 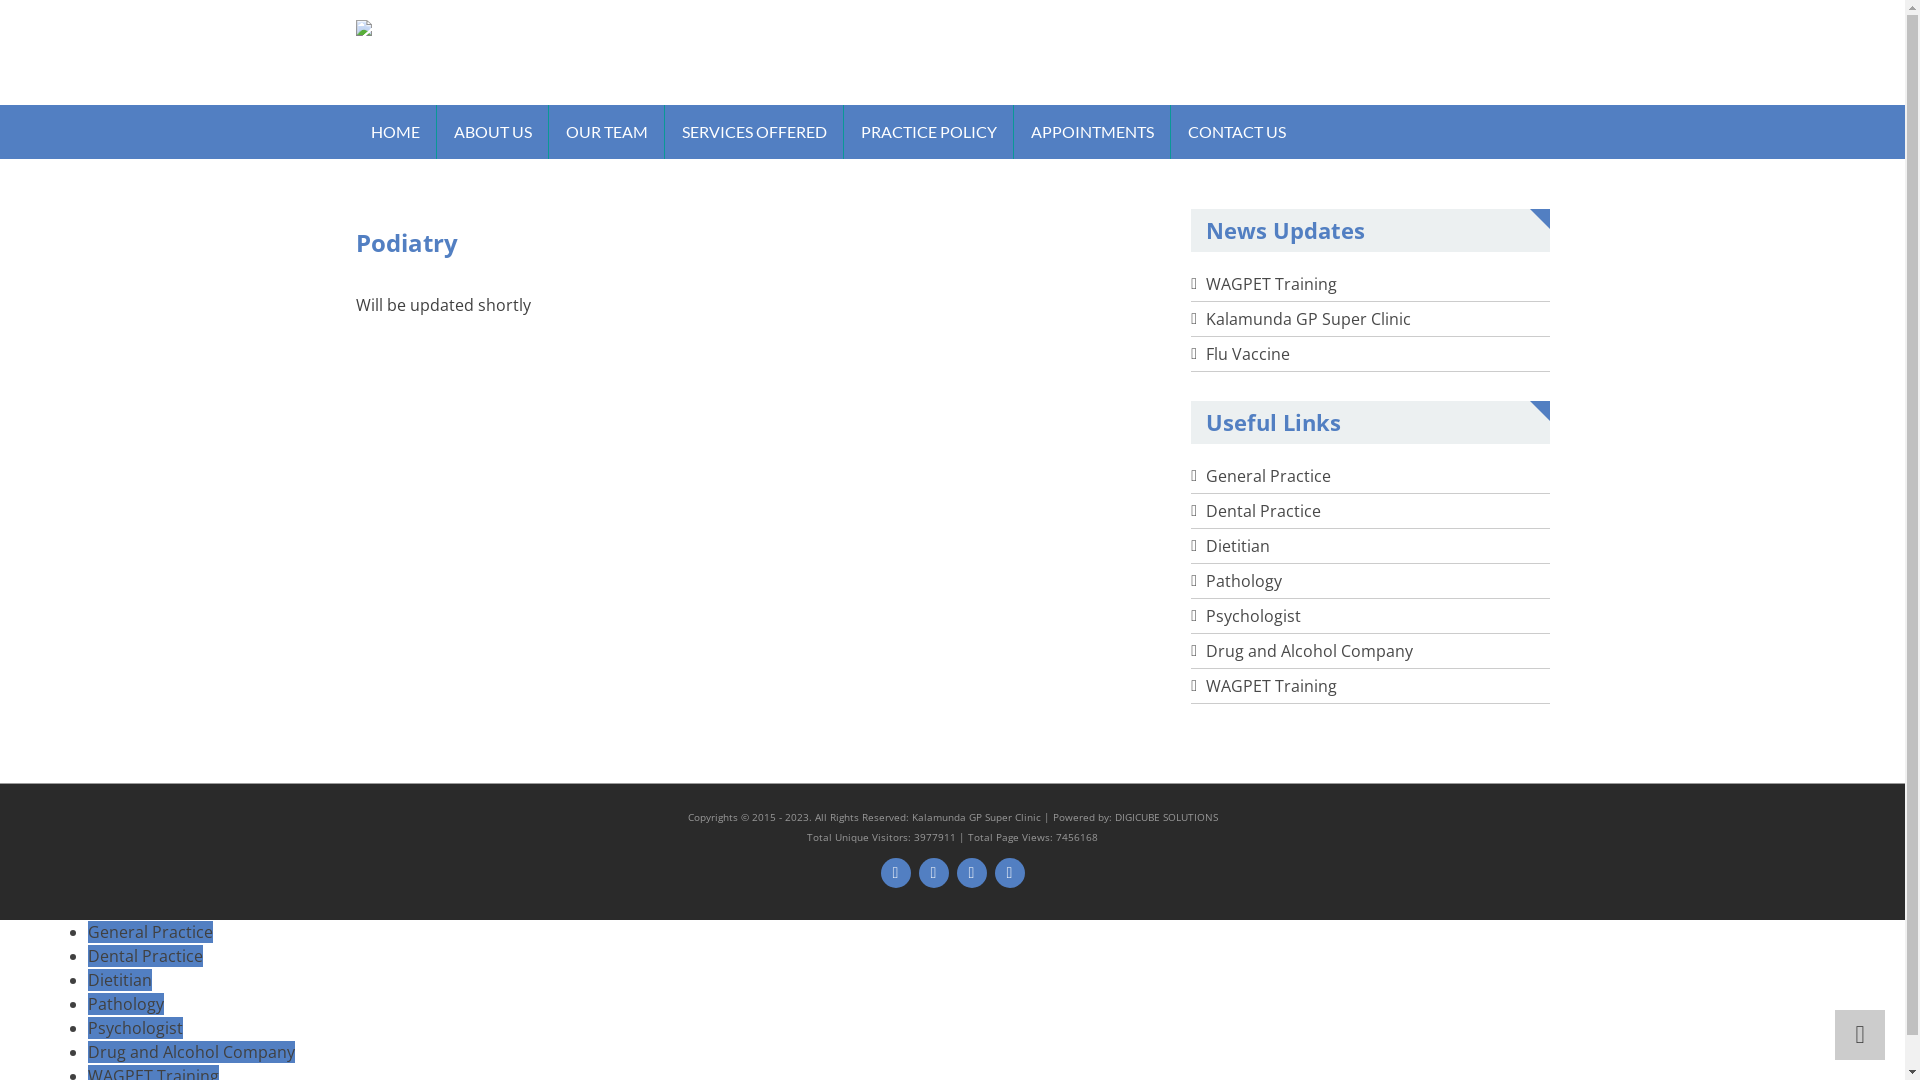 What do you see at coordinates (1091, 131) in the screenshot?
I see `'APPOINTMENTS'` at bounding box center [1091, 131].